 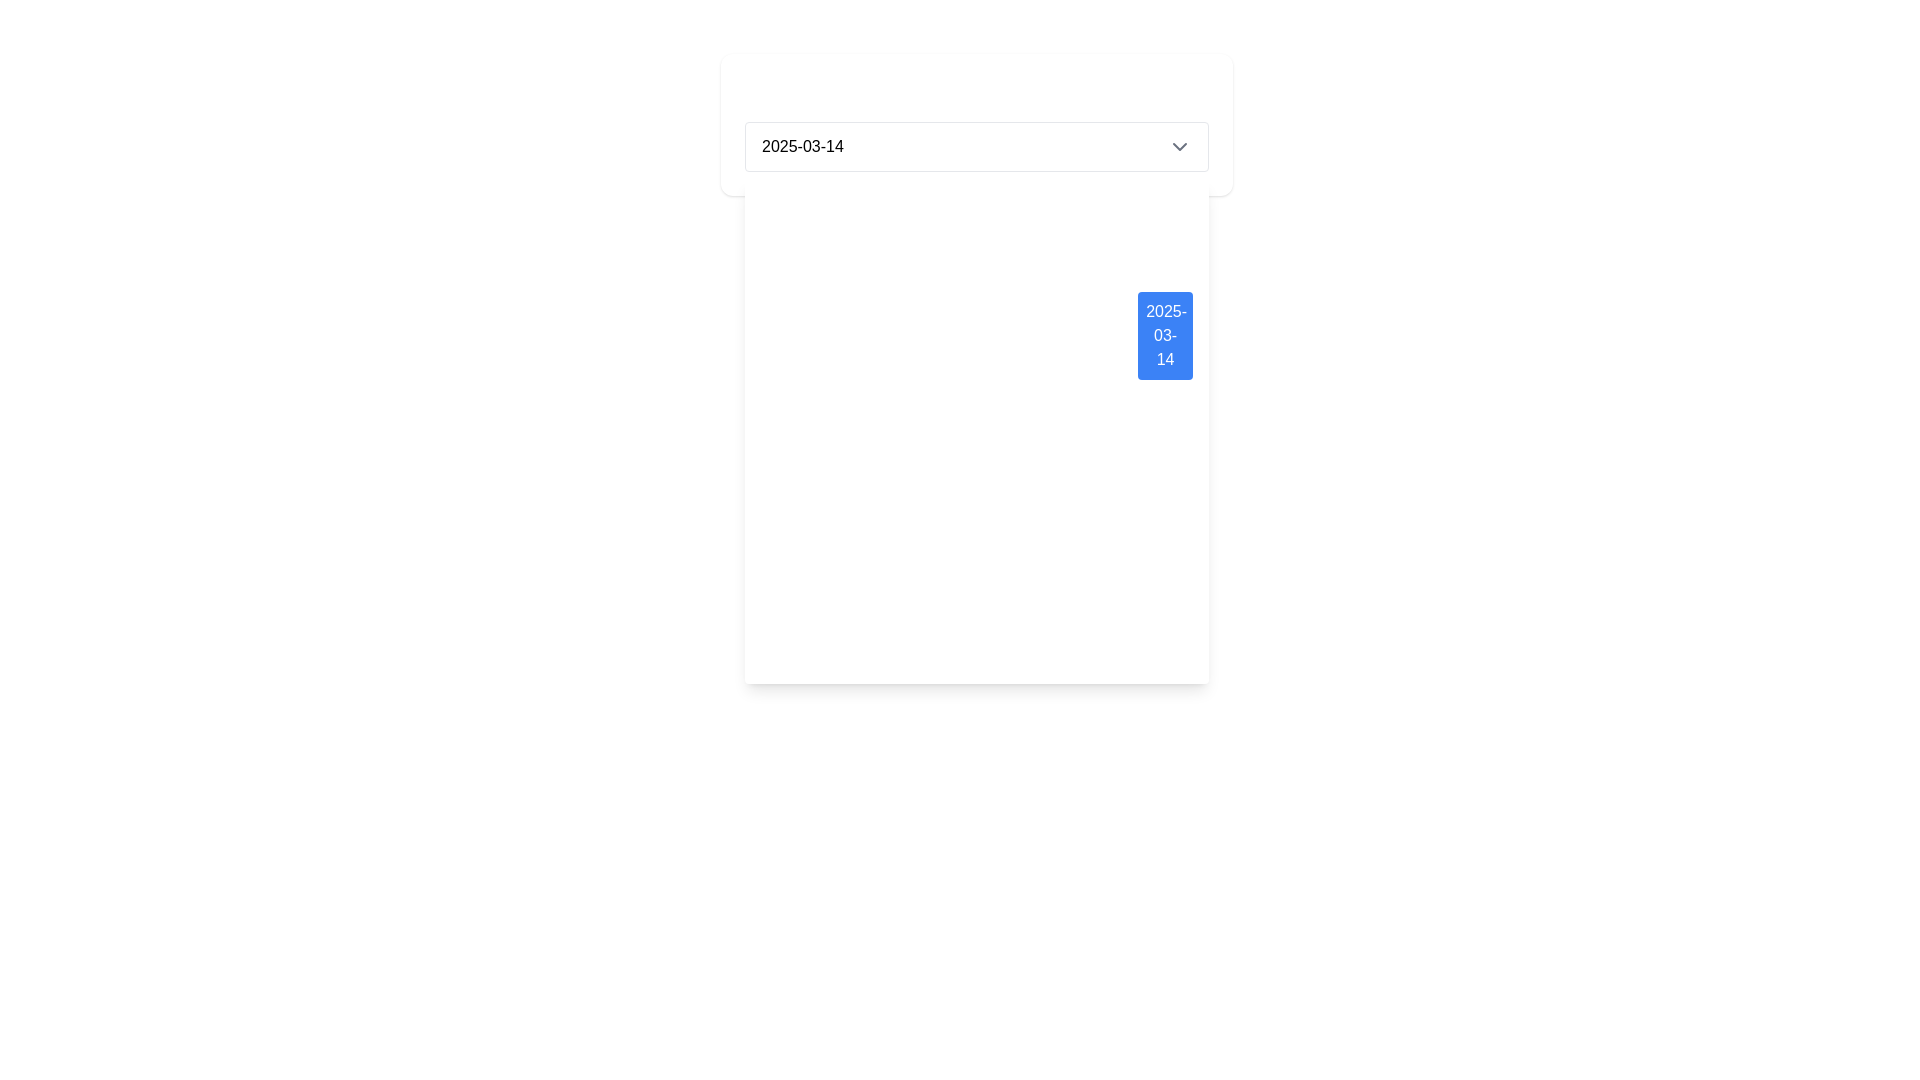 What do you see at coordinates (1165, 334) in the screenshot?
I see `the button displaying the date '2025-03-14' with a blue background in the second row, seventh column of the grid` at bounding box center [1165, 334].